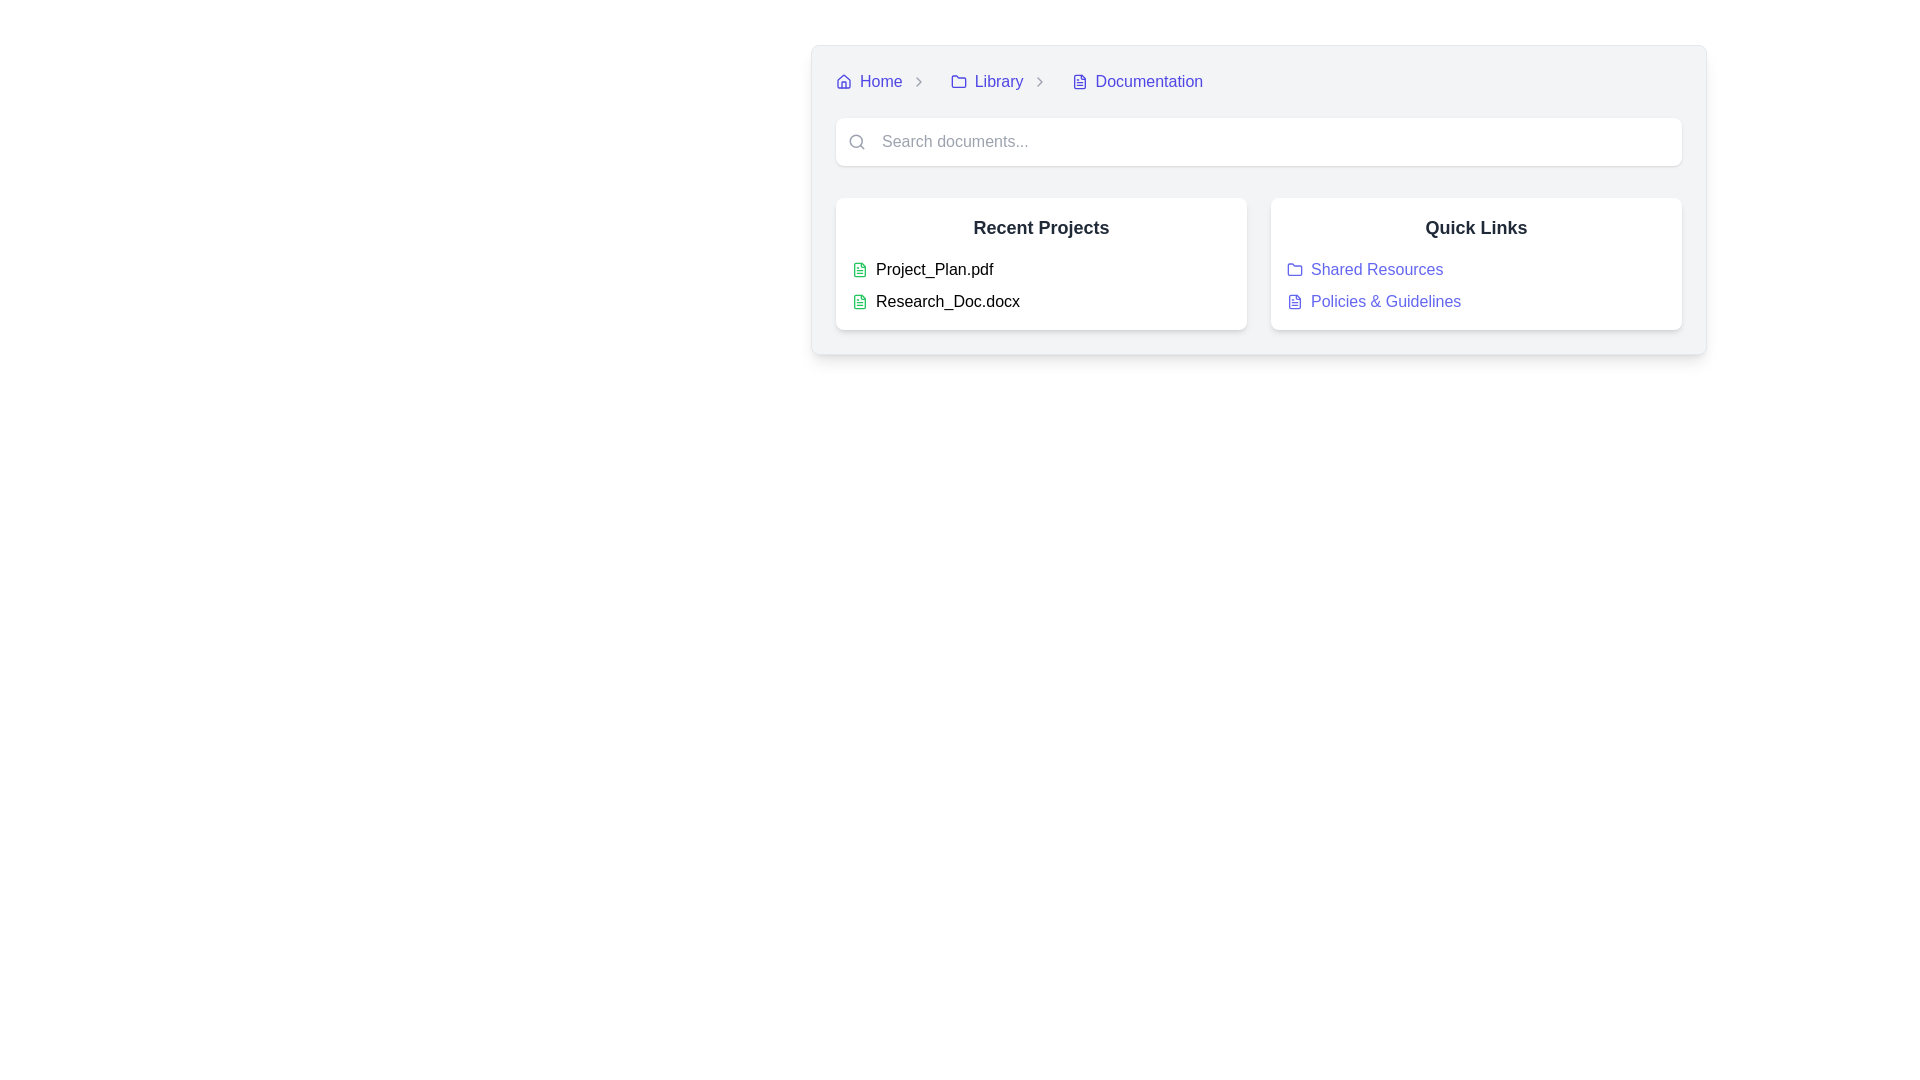 The width and height of the screenshot is (1920, 1080). I want to click on a link in the Breadcrumb navigation bar, so click(1257, 80).